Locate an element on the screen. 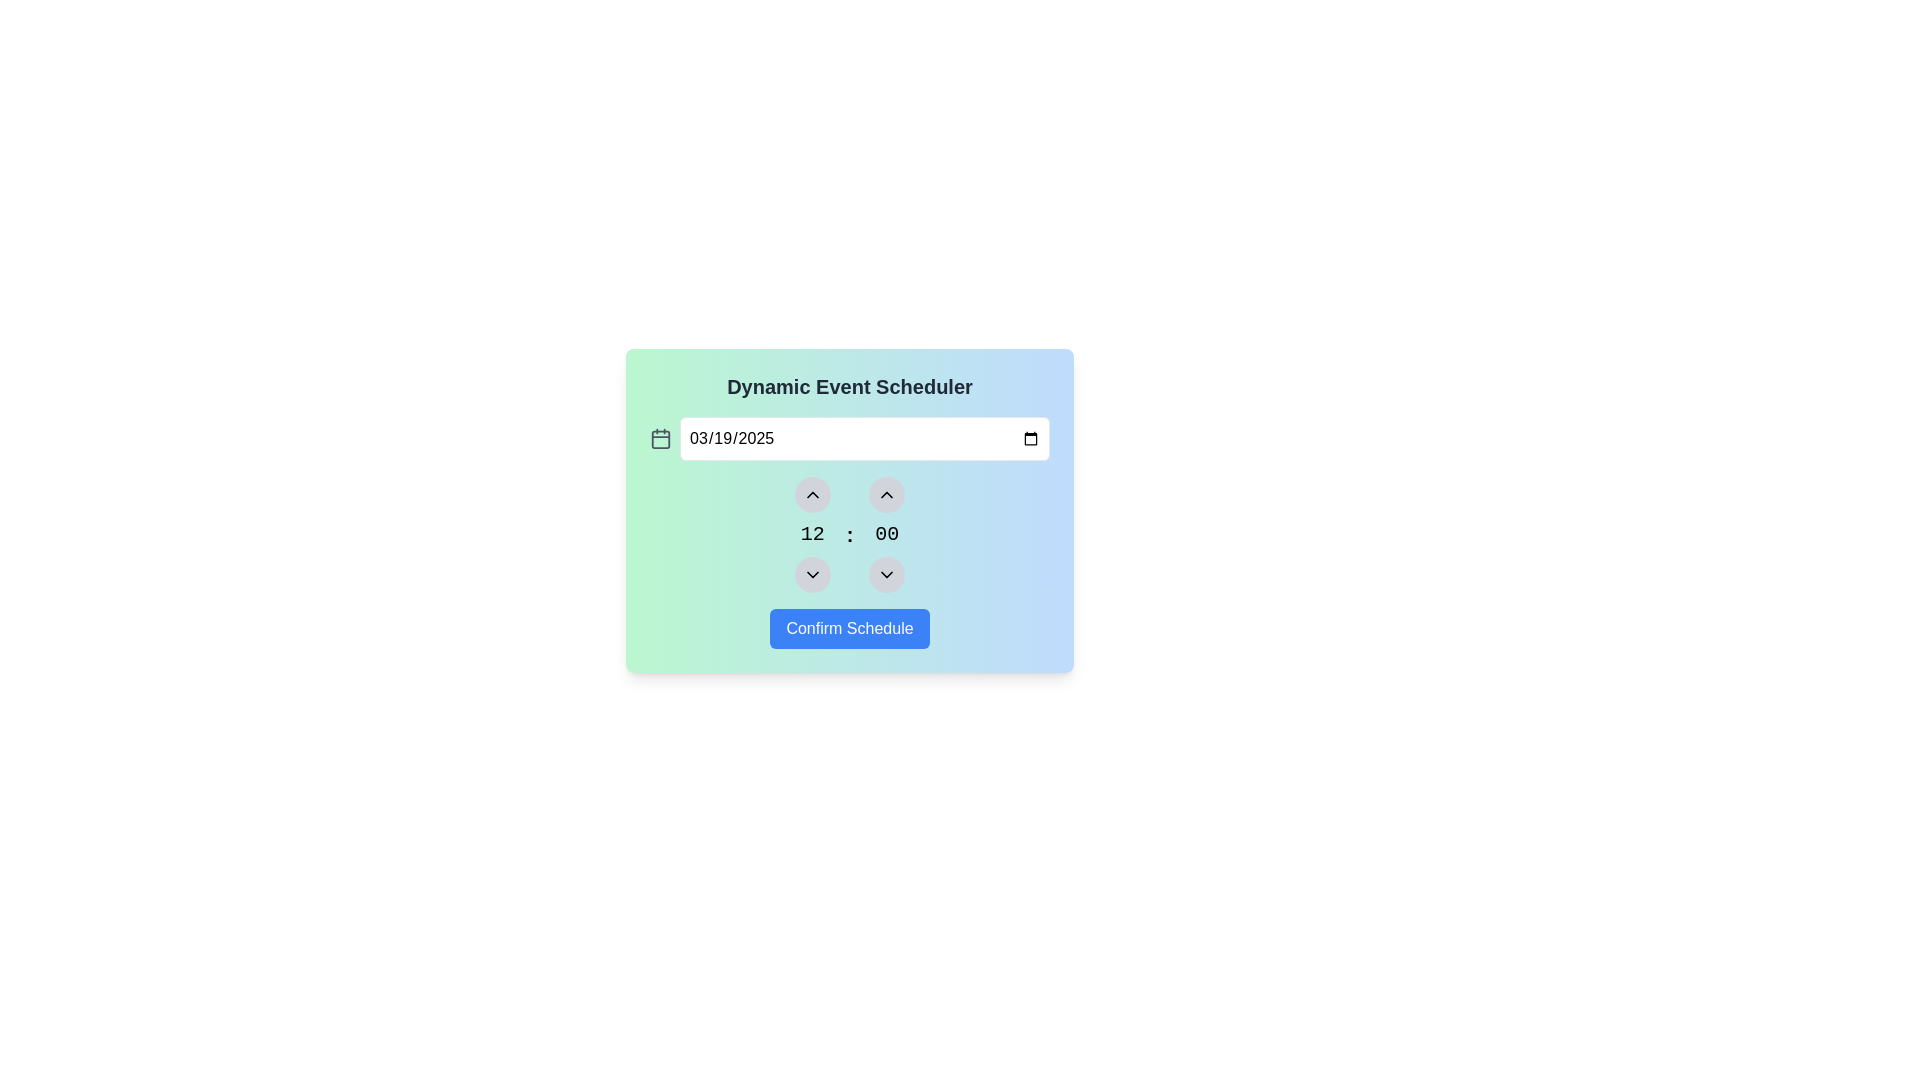 The height and width of the screenshot is (1080, 1920). the calendar icon located to the far left of the adjacent date input field, which serves to visually indicate the date selection functionality is located at coordinates (661, 438).